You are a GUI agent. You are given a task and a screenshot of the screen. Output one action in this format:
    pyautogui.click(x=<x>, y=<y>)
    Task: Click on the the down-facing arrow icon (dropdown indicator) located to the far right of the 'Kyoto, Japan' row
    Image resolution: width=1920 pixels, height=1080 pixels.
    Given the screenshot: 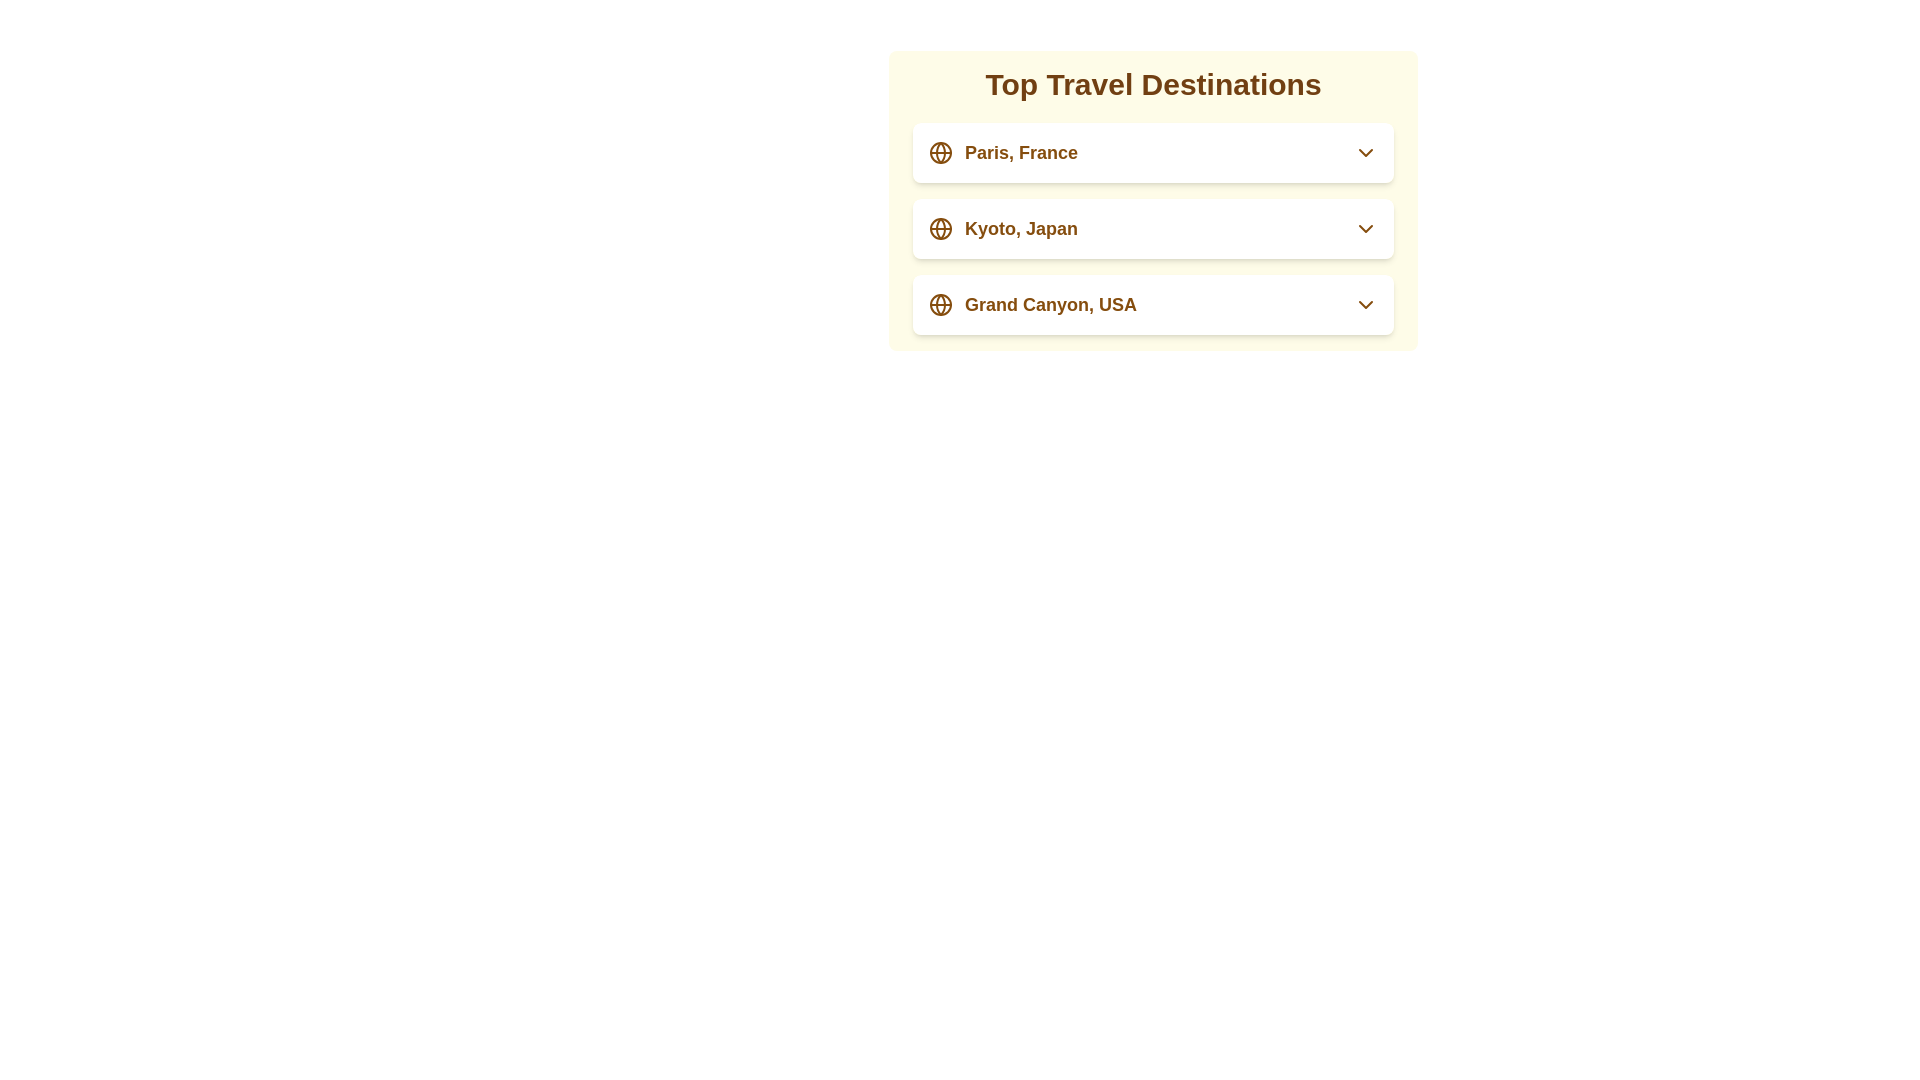 What is the action you would take?
    pyautogui.click(x=1365, y=227)
    